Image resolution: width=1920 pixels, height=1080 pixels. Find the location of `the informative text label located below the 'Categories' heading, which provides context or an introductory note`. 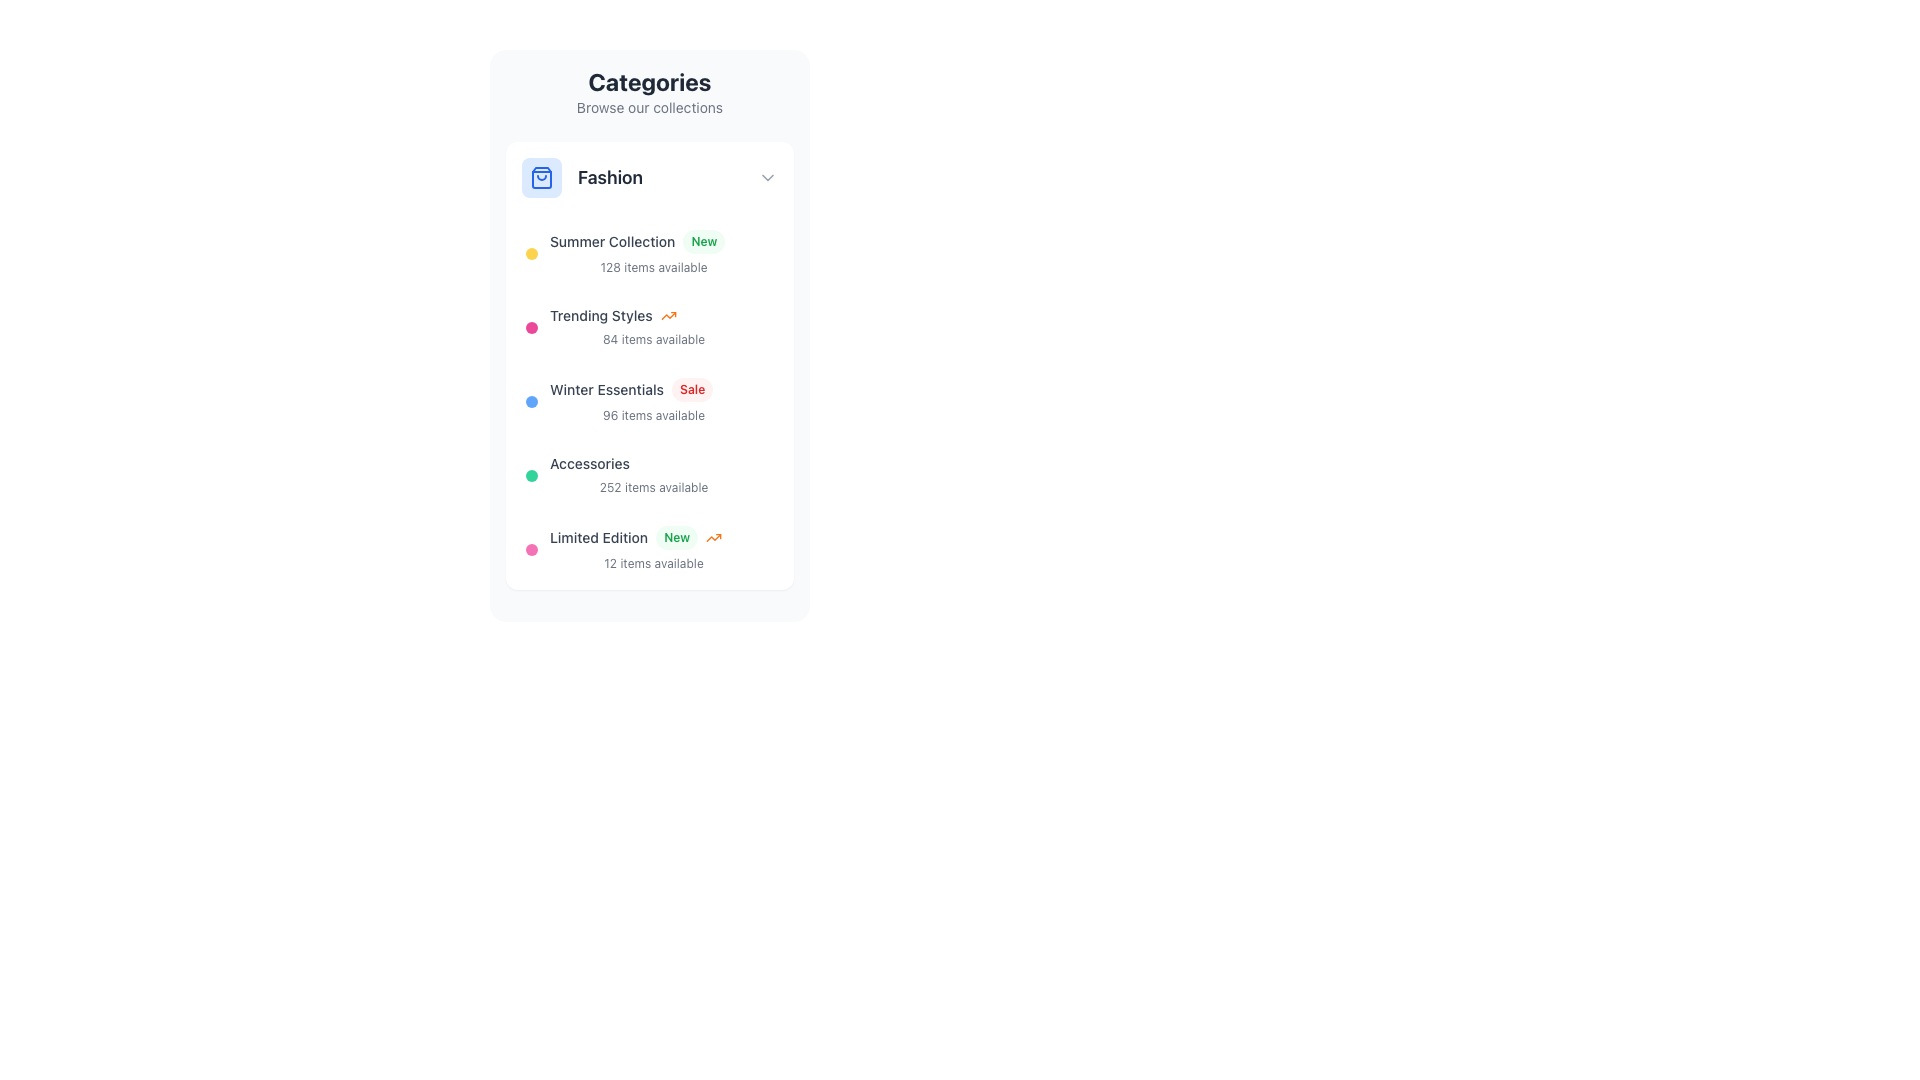

the informative text label located below the 'Categories' heading, which provides context or an introductory note is located at coordinates (649, 108).